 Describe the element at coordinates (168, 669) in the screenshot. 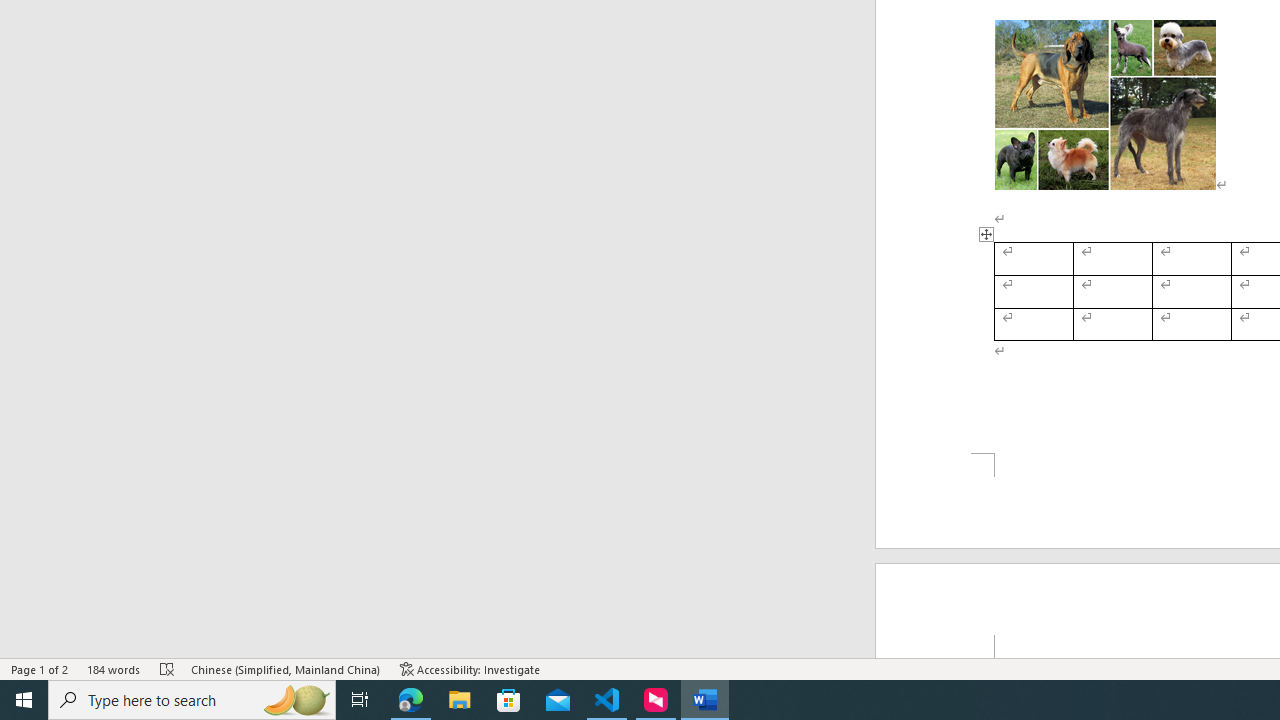

I see `'Spelling and Grammar Check Errors'` at that location.